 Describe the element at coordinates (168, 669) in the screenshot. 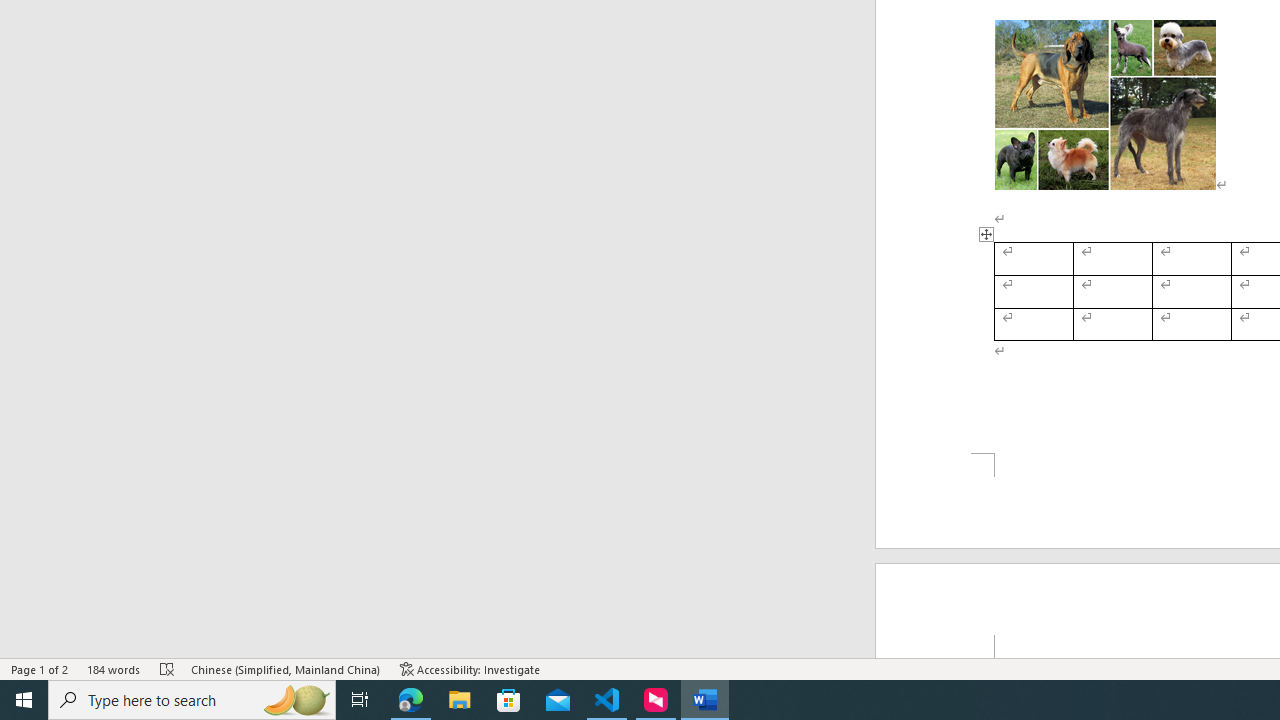

I see `'Spelling and Grammar Check Errors'` at that location.